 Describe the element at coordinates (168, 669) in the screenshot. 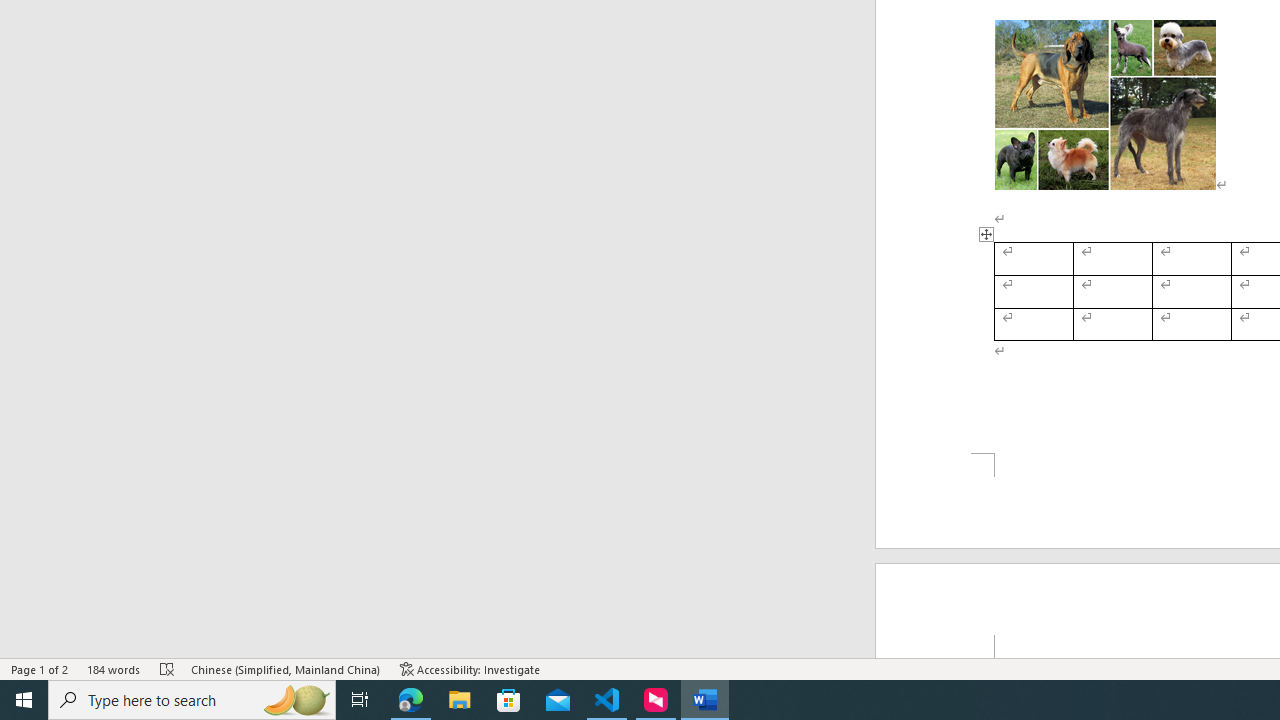

I see `'Spelling and Grammar Check Errors'` at that location.